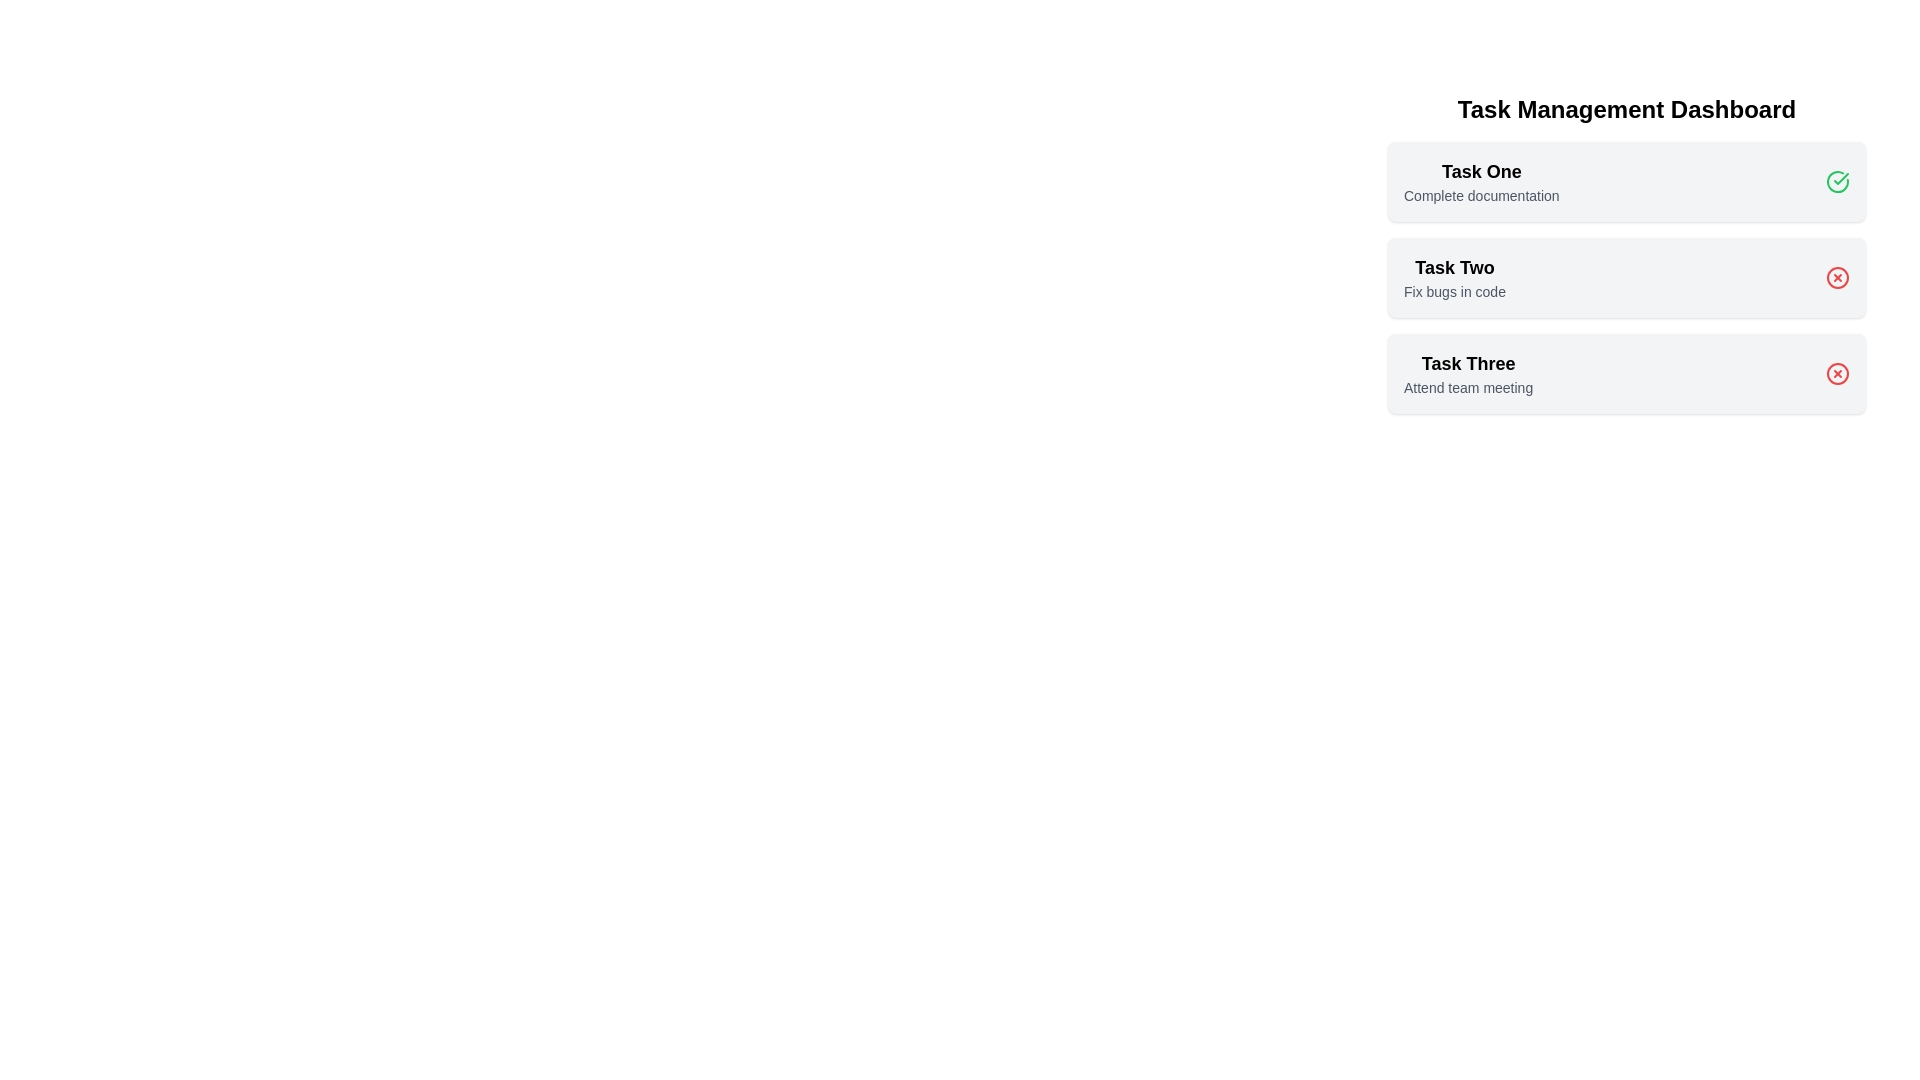 The image size is (1920, 1080). What do you see at coordinates (1838, 277) in the screenshot?
I see `the cross icon for the task titled Task Two` at bounding box center [1838, 277].